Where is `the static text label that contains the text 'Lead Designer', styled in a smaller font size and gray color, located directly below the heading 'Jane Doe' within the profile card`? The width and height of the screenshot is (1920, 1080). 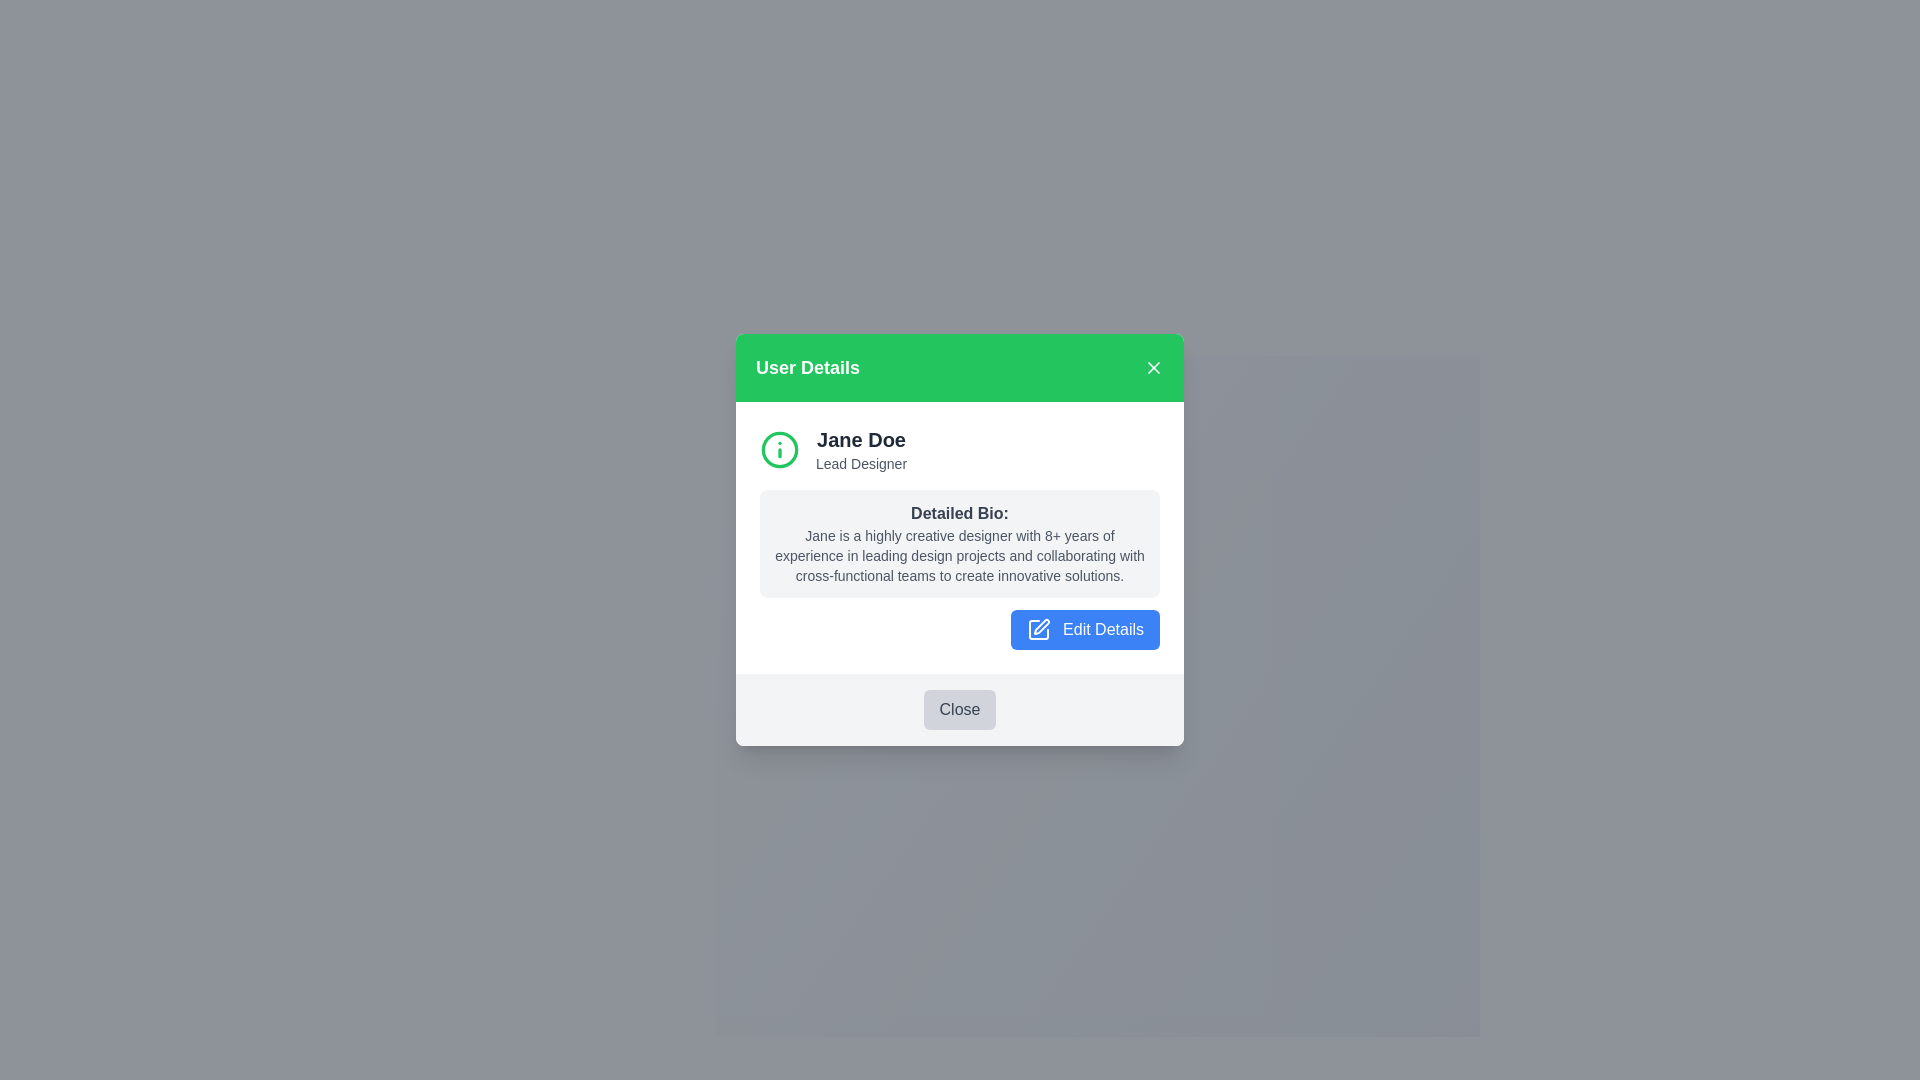 the static text label that contains the text 'Lead Designer', styled in a smaller font size and gray color, located directly below the heading 'Jane Doe' within the profile card is located at coordinates (861, 463).